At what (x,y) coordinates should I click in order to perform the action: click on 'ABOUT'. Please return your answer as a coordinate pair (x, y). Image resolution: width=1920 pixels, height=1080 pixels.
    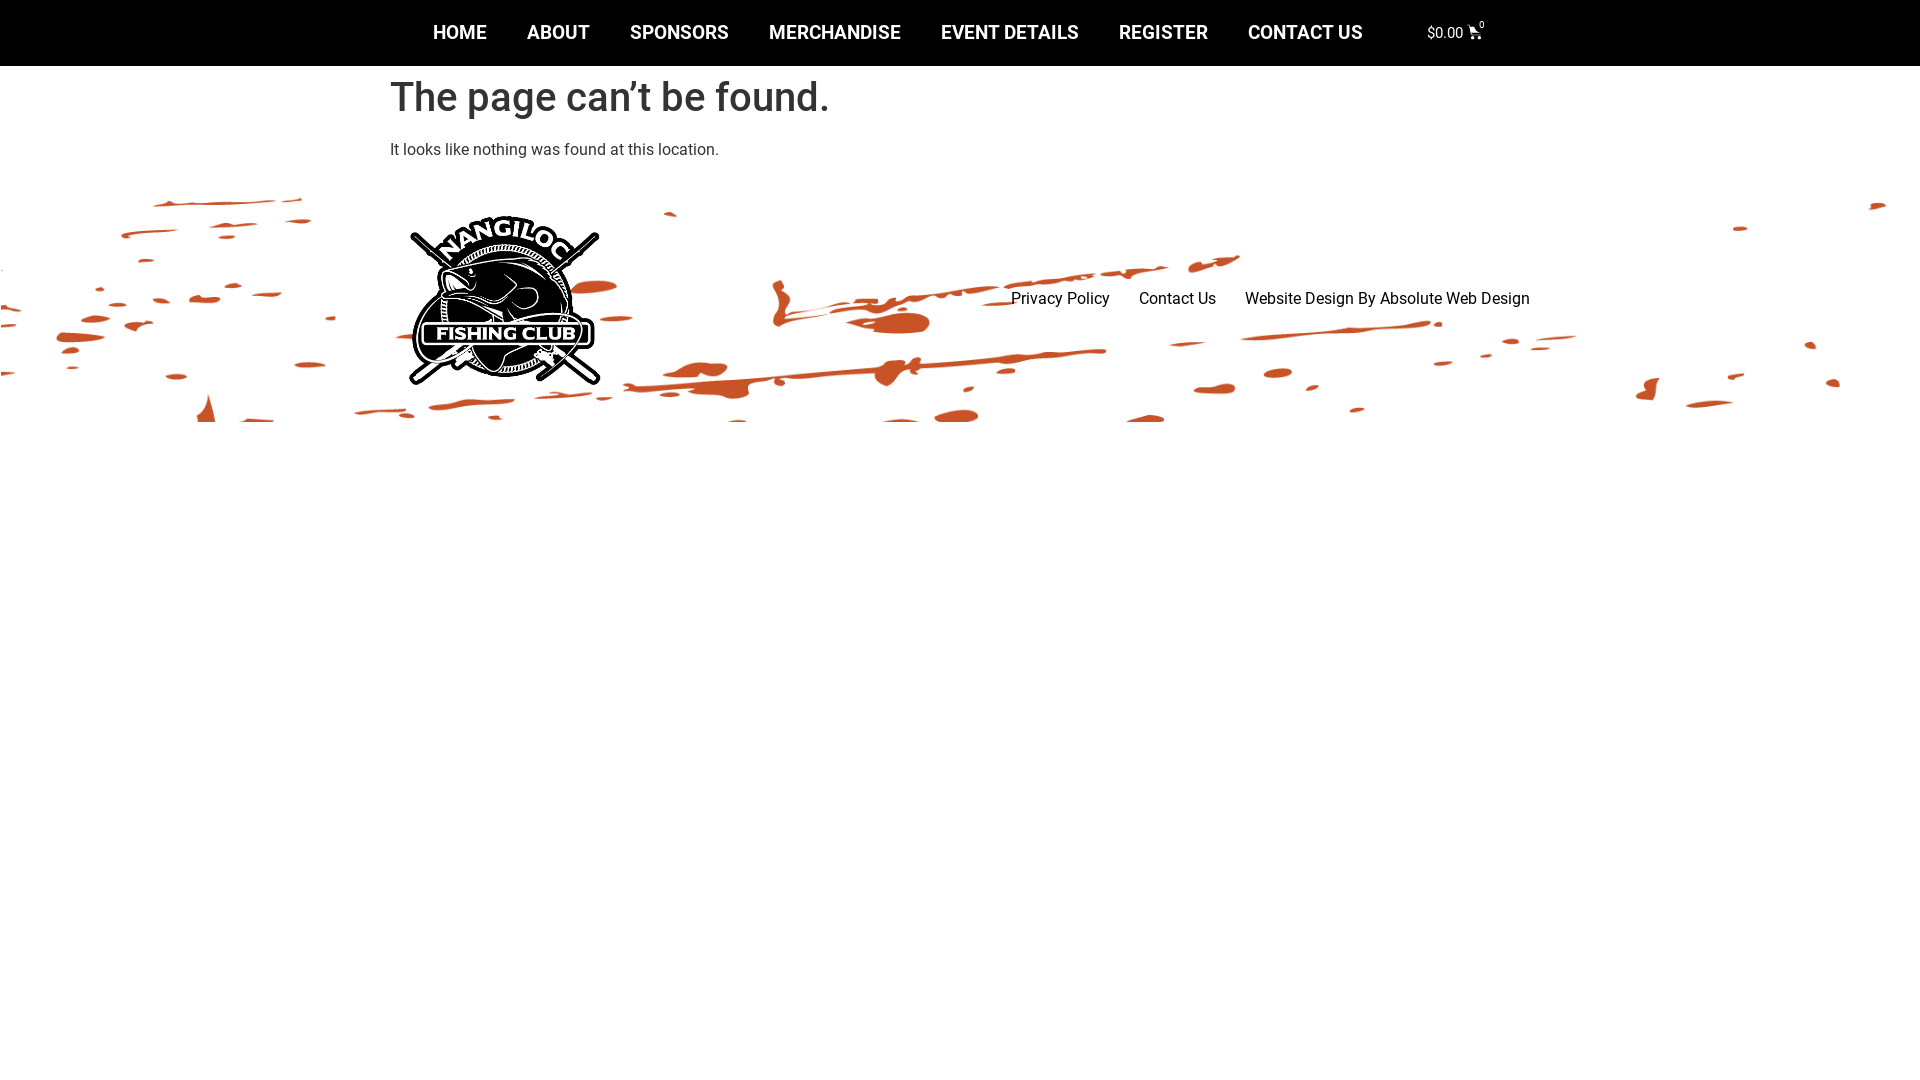
    Looking at the image, I should click on (558, 33).